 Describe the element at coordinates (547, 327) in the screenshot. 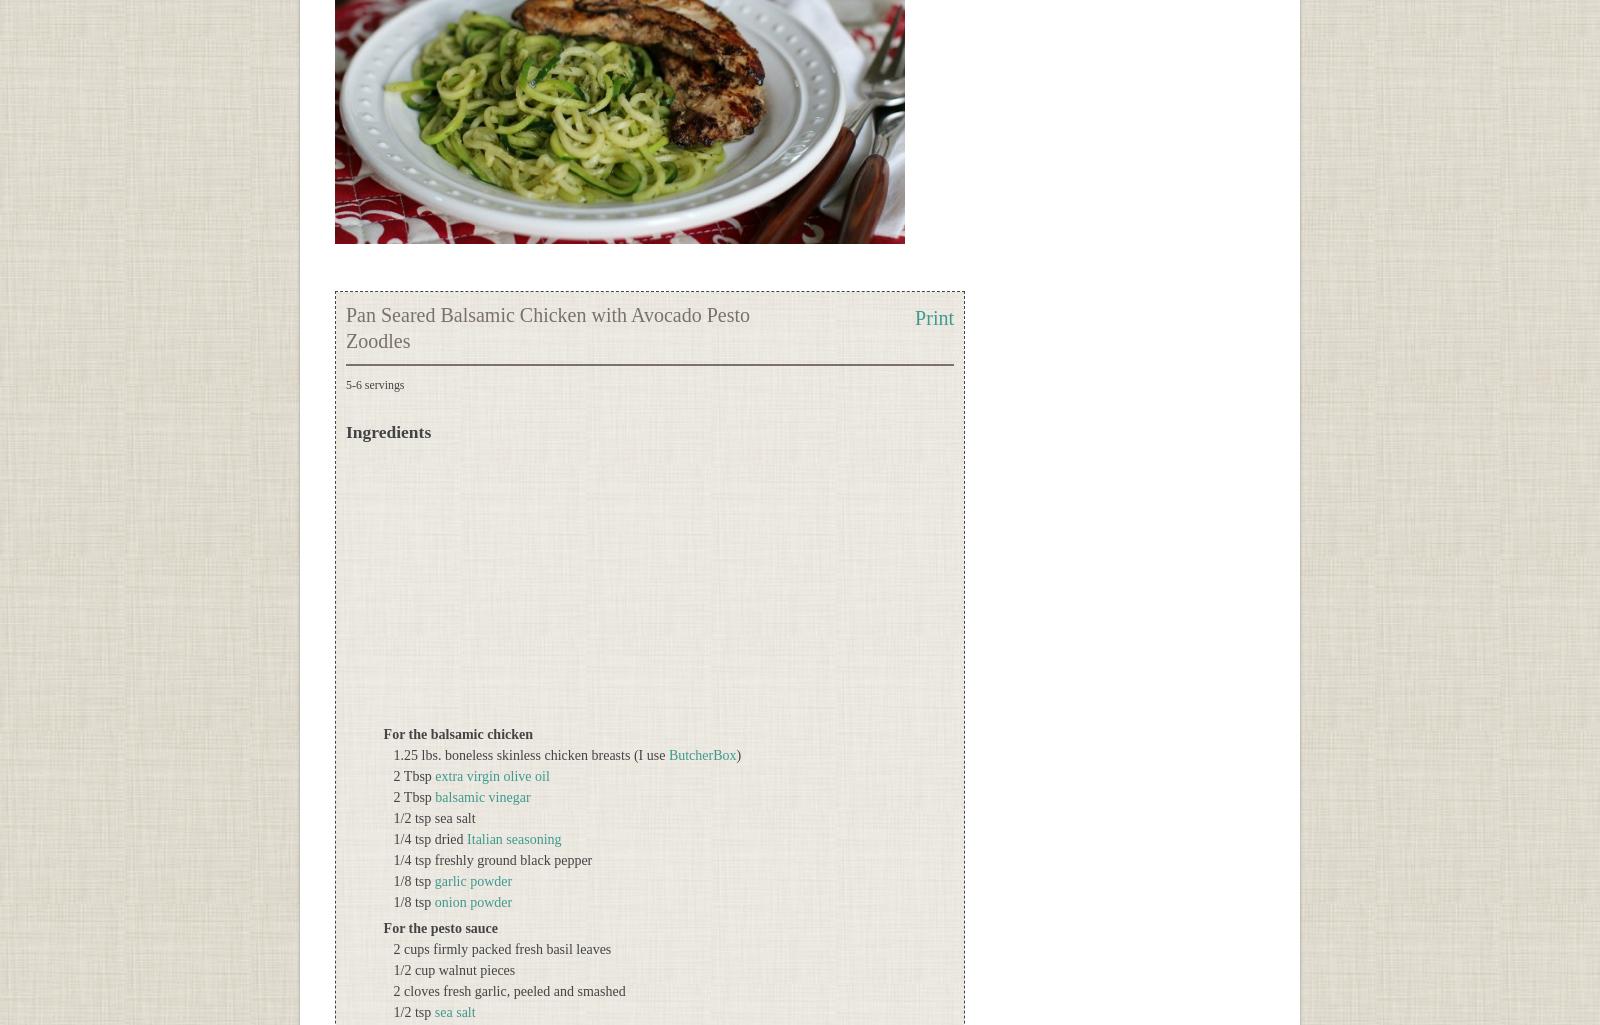

I see `'Pan Seared Balsamic Chicken with Avocado Pesto Zoodles'` at that location.